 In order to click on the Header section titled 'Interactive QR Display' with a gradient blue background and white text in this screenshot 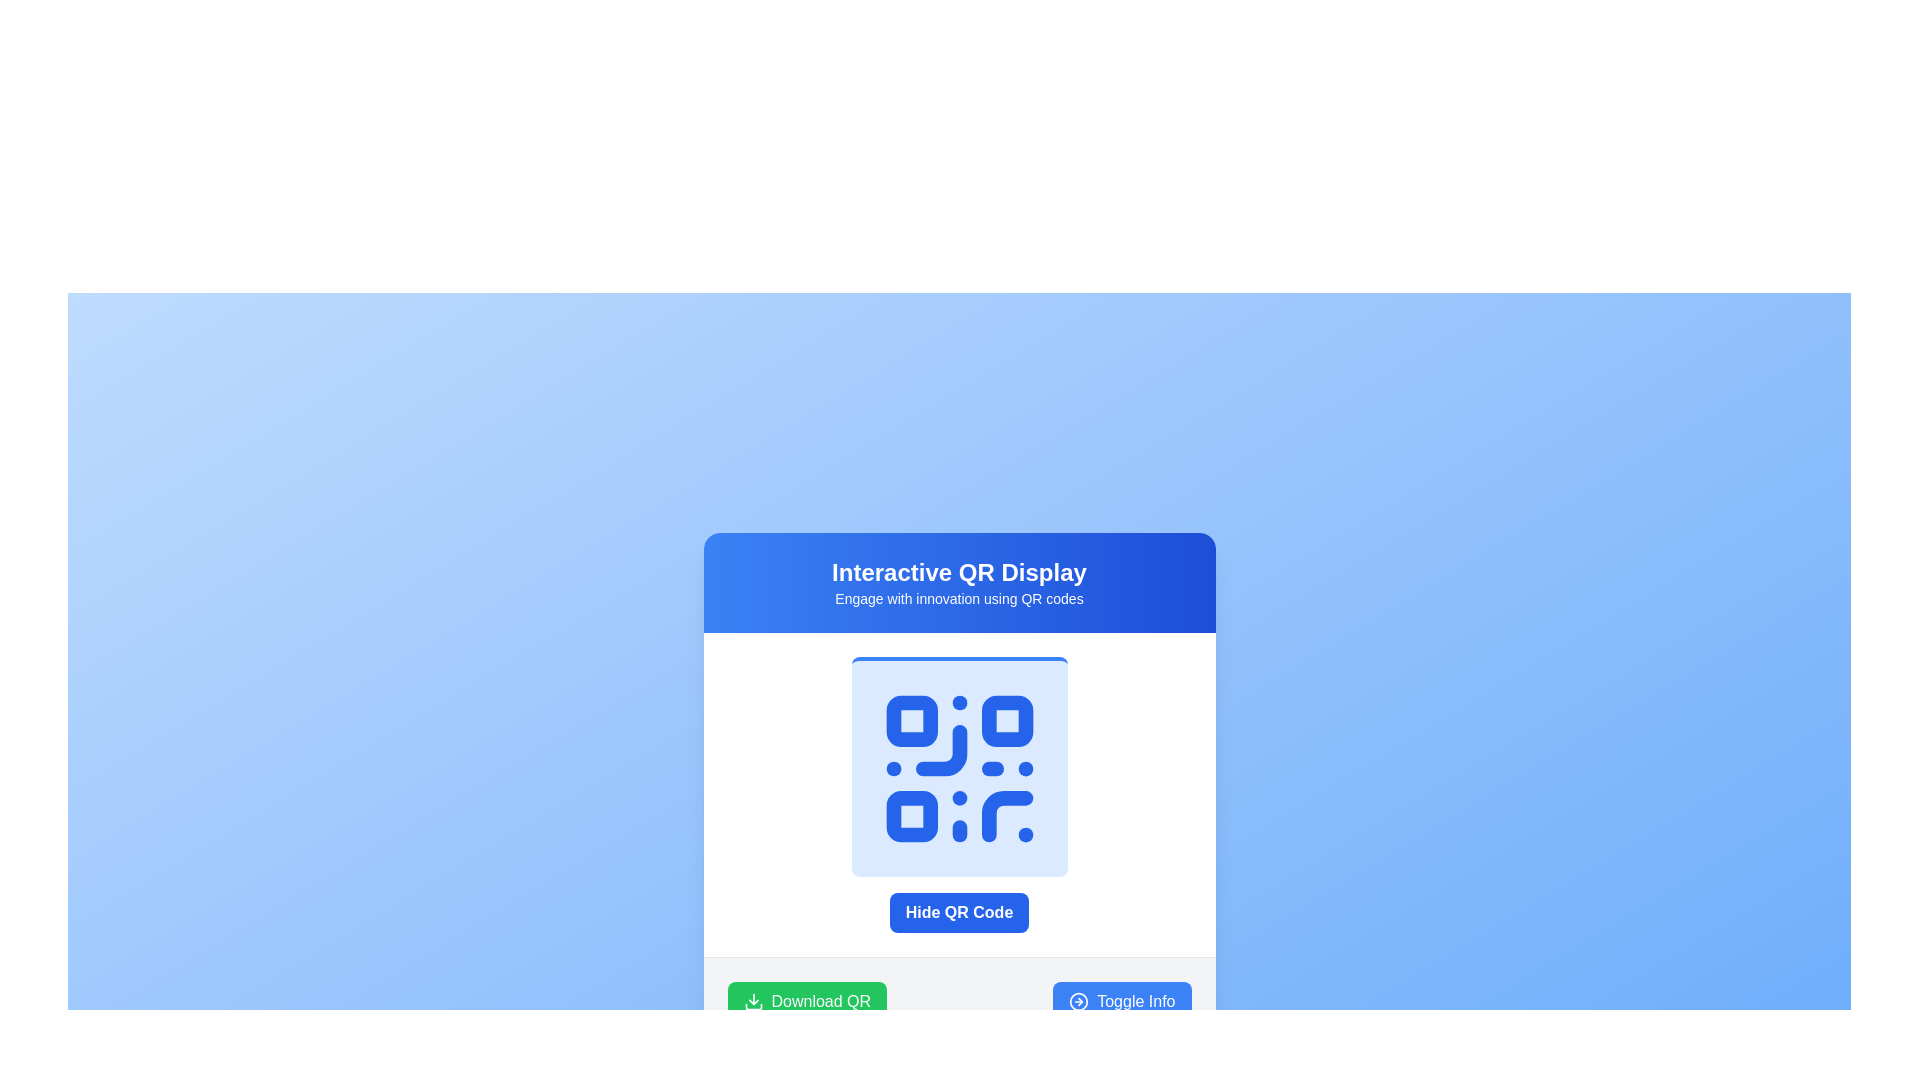, I will do `click(958, 582)`.